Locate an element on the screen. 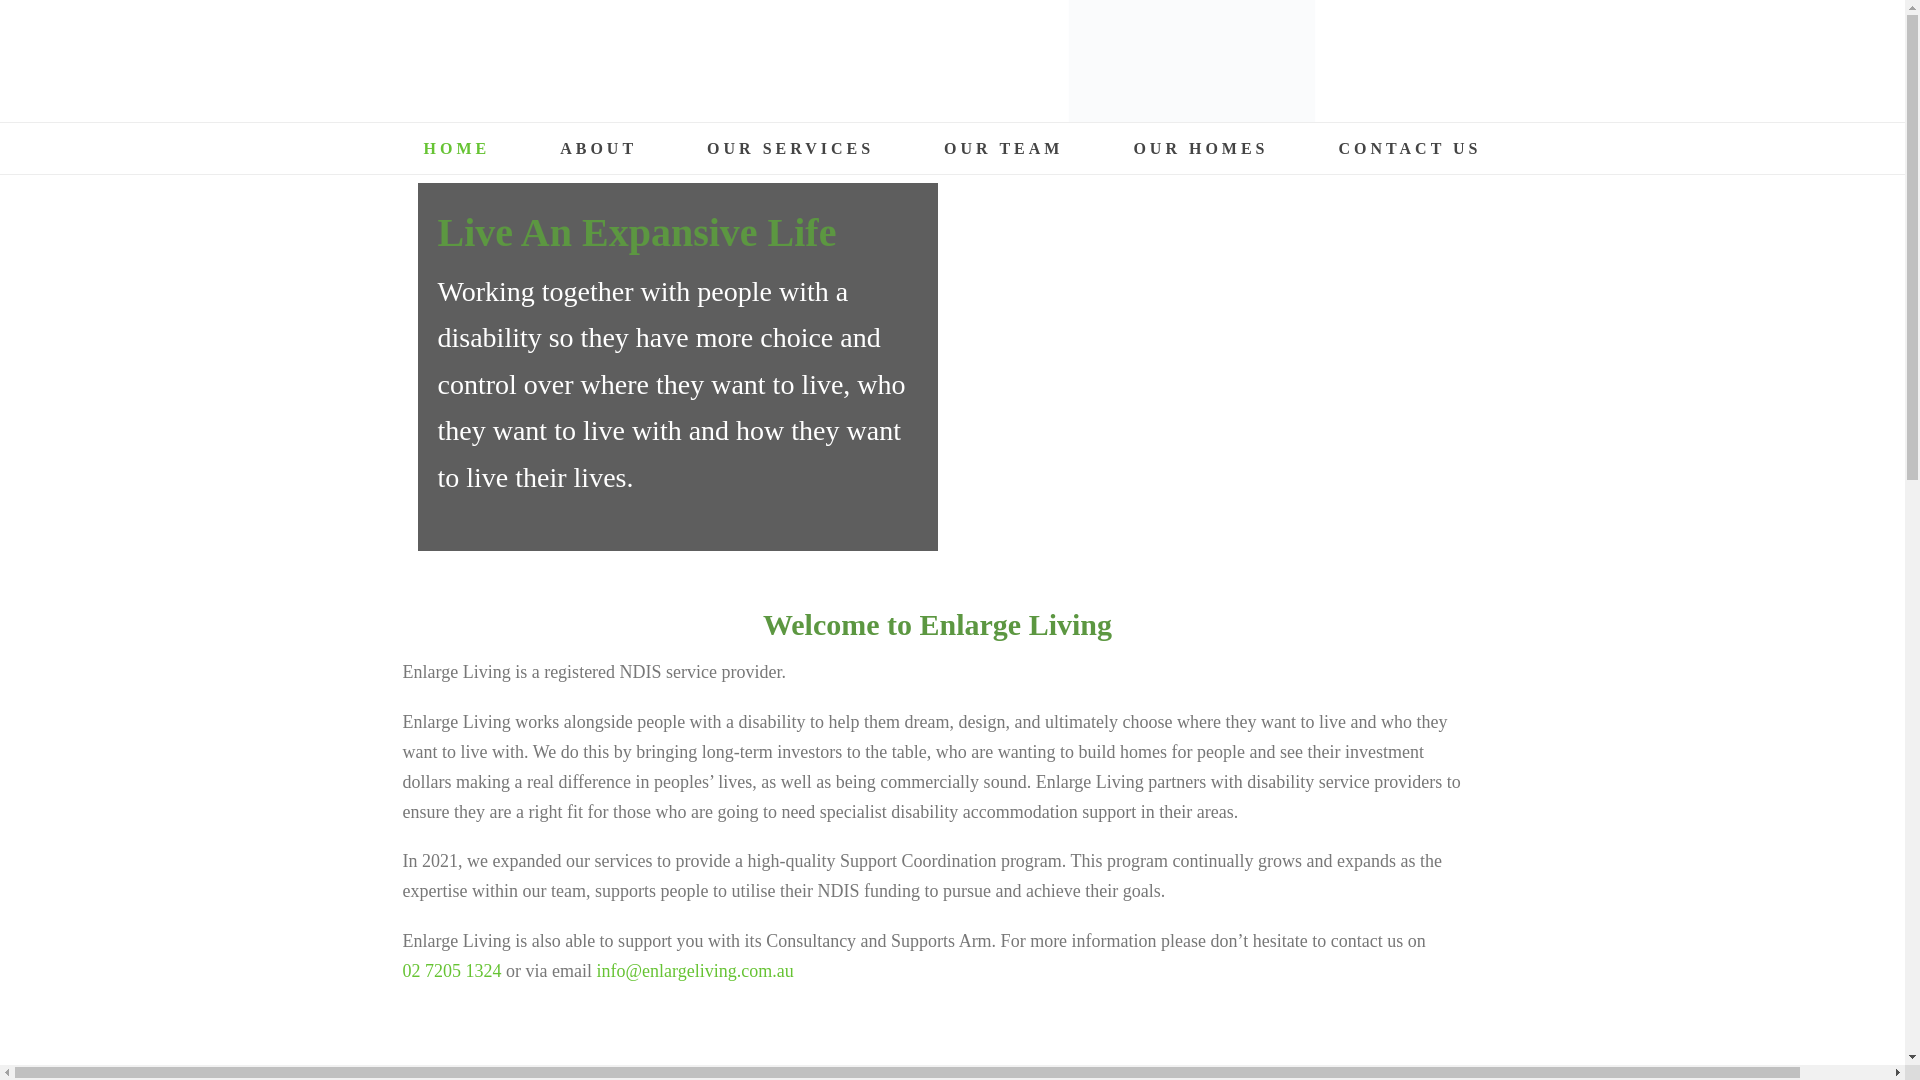  '02 7205 1324' is located at coordinates (450, 970).